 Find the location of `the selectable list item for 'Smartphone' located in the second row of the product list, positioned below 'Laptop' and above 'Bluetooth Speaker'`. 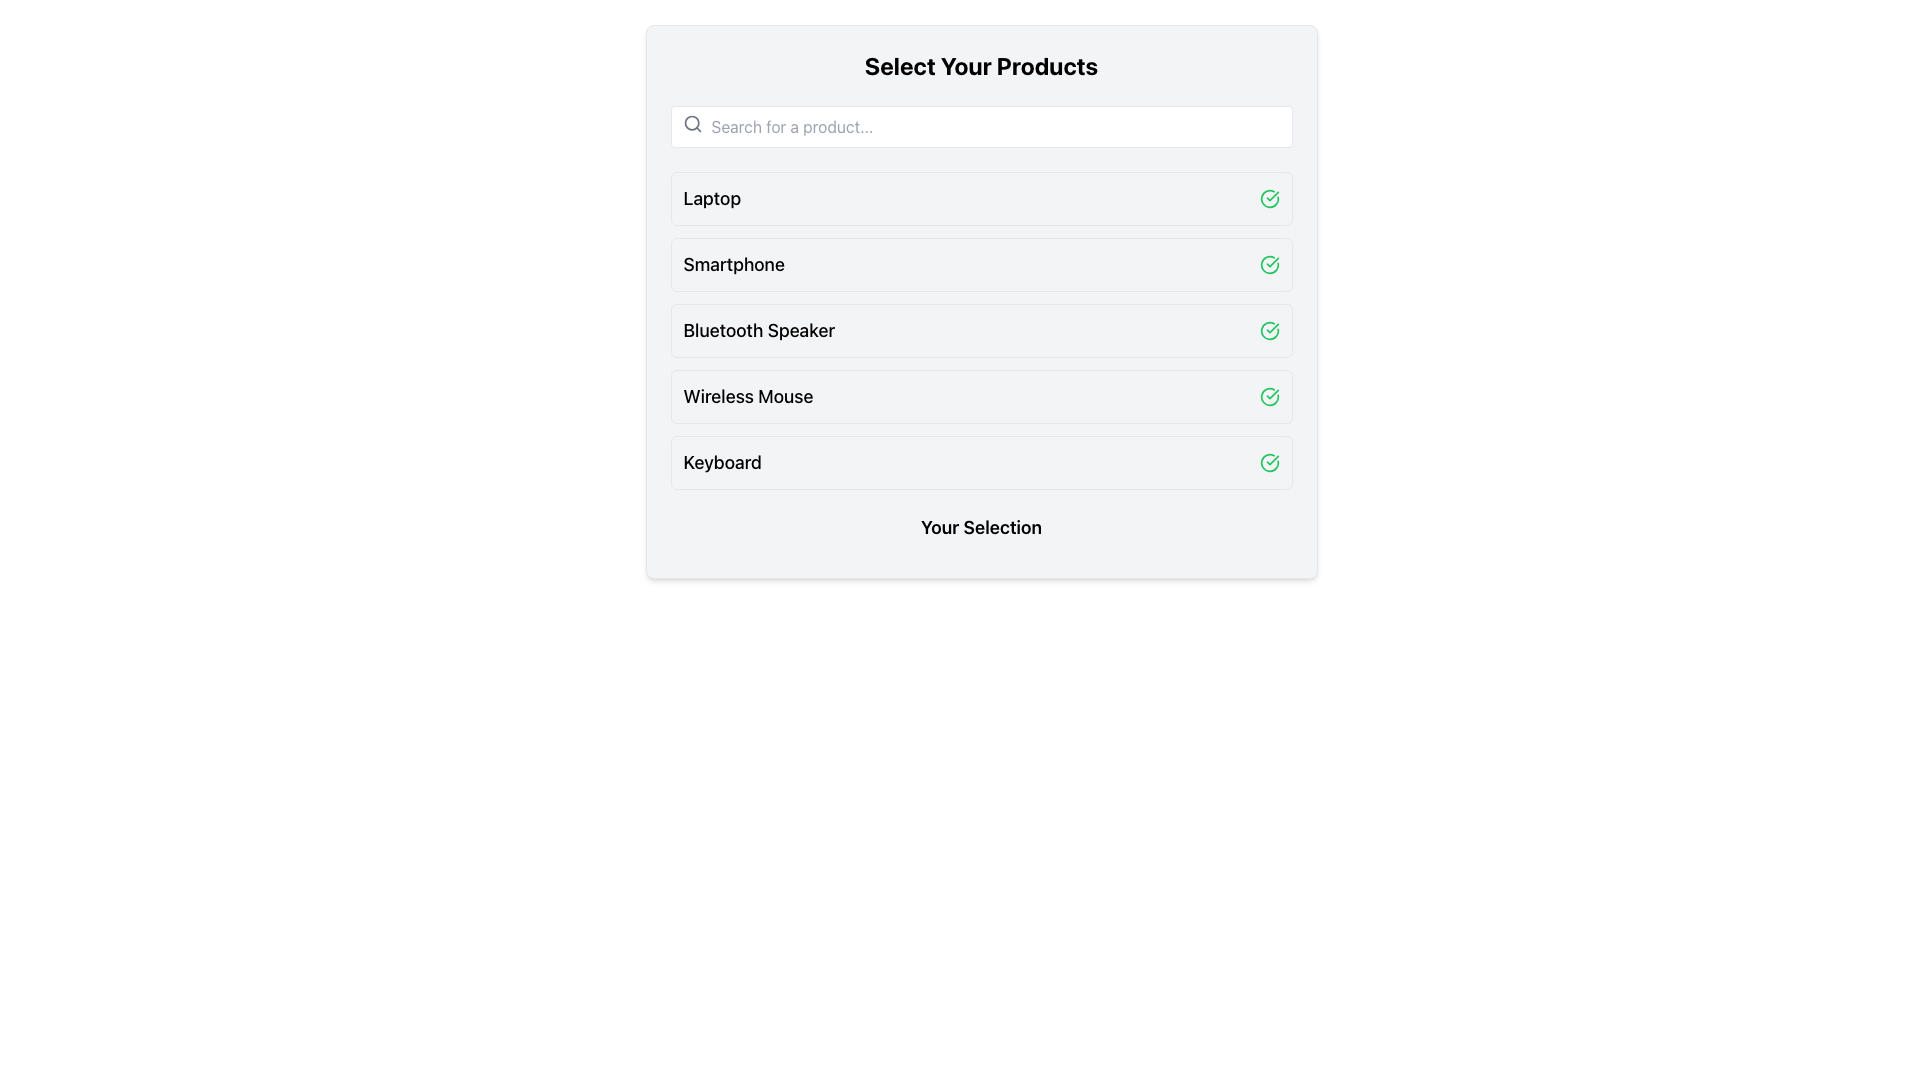

the selectable list item for 'Smartphone' located in the second row of the product list, positioned below 'Laptop' and above 'Bluetooth Speaker' is located at coordinates (981, 264).